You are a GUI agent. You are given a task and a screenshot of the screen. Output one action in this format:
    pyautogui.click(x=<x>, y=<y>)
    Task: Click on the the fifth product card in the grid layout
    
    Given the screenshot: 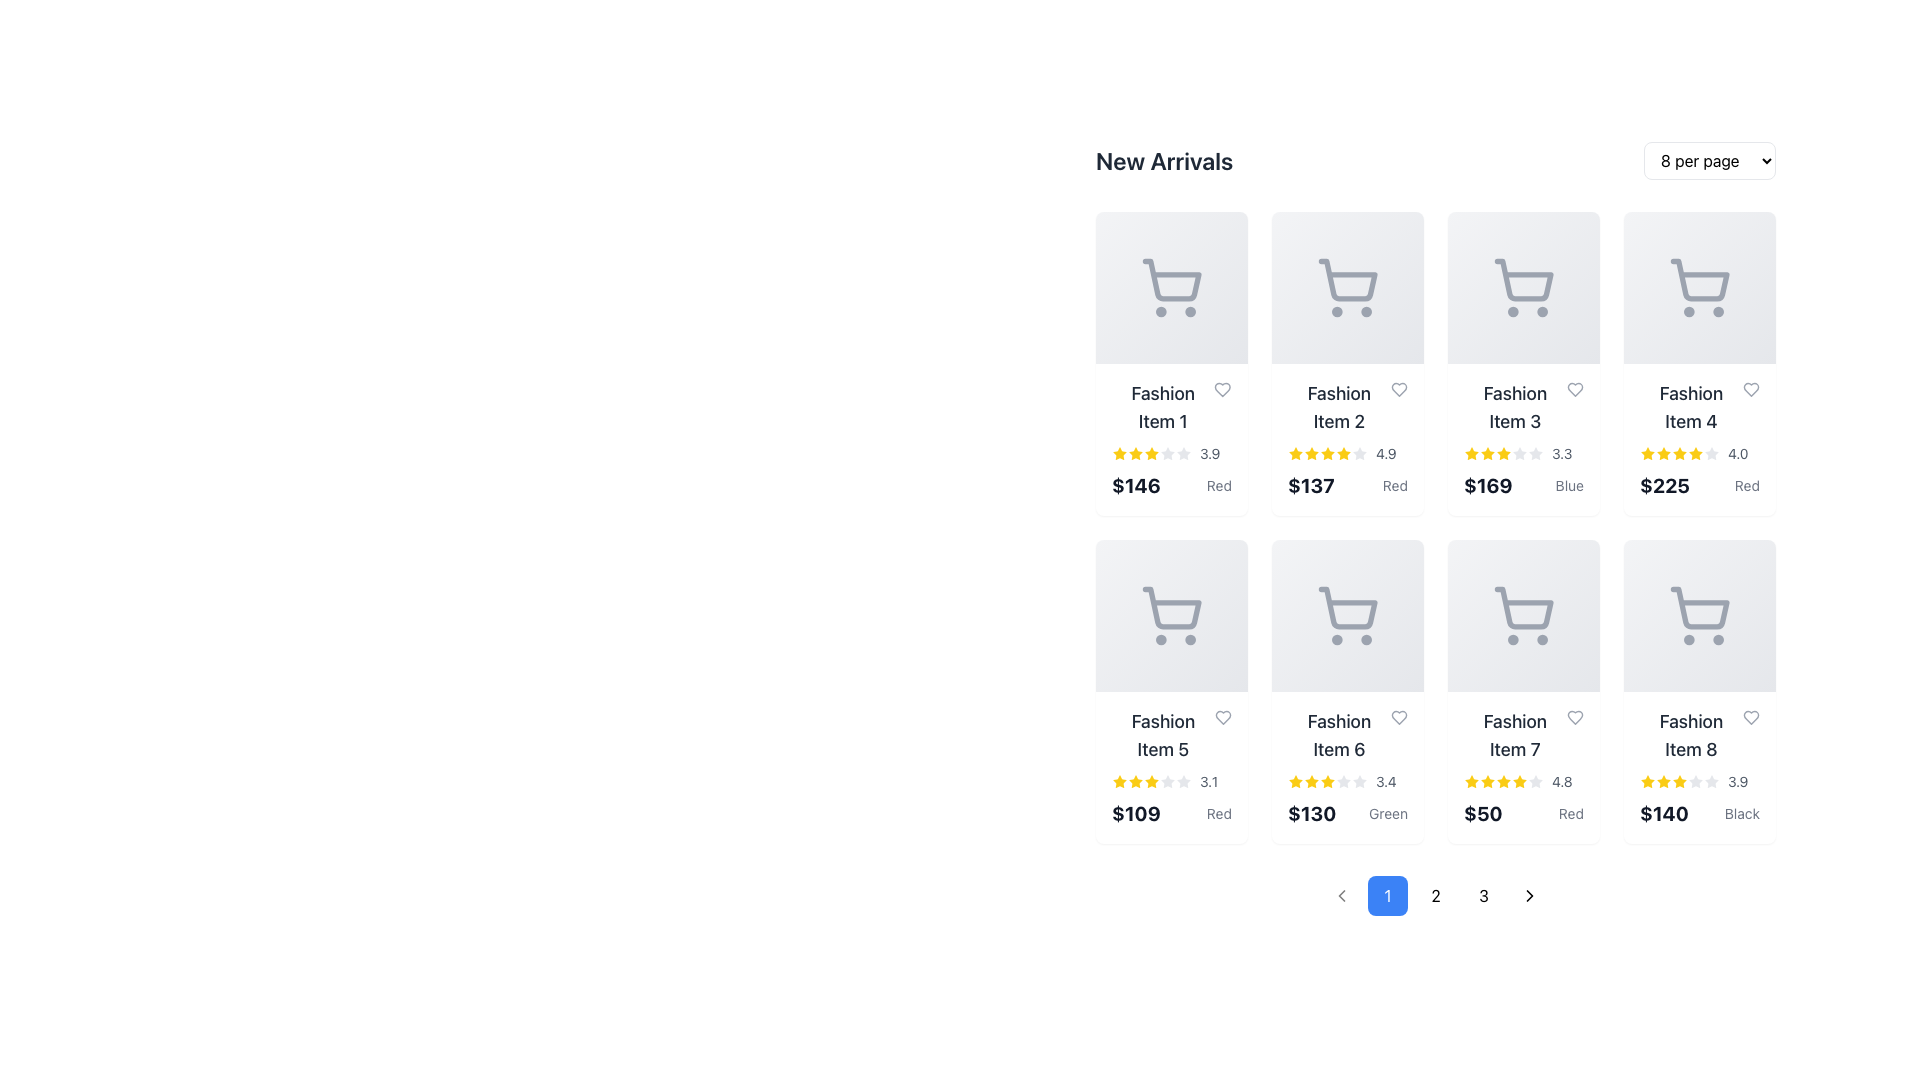 What is the action you would take?
    pyautogui.click(x=1171, y=690)
    